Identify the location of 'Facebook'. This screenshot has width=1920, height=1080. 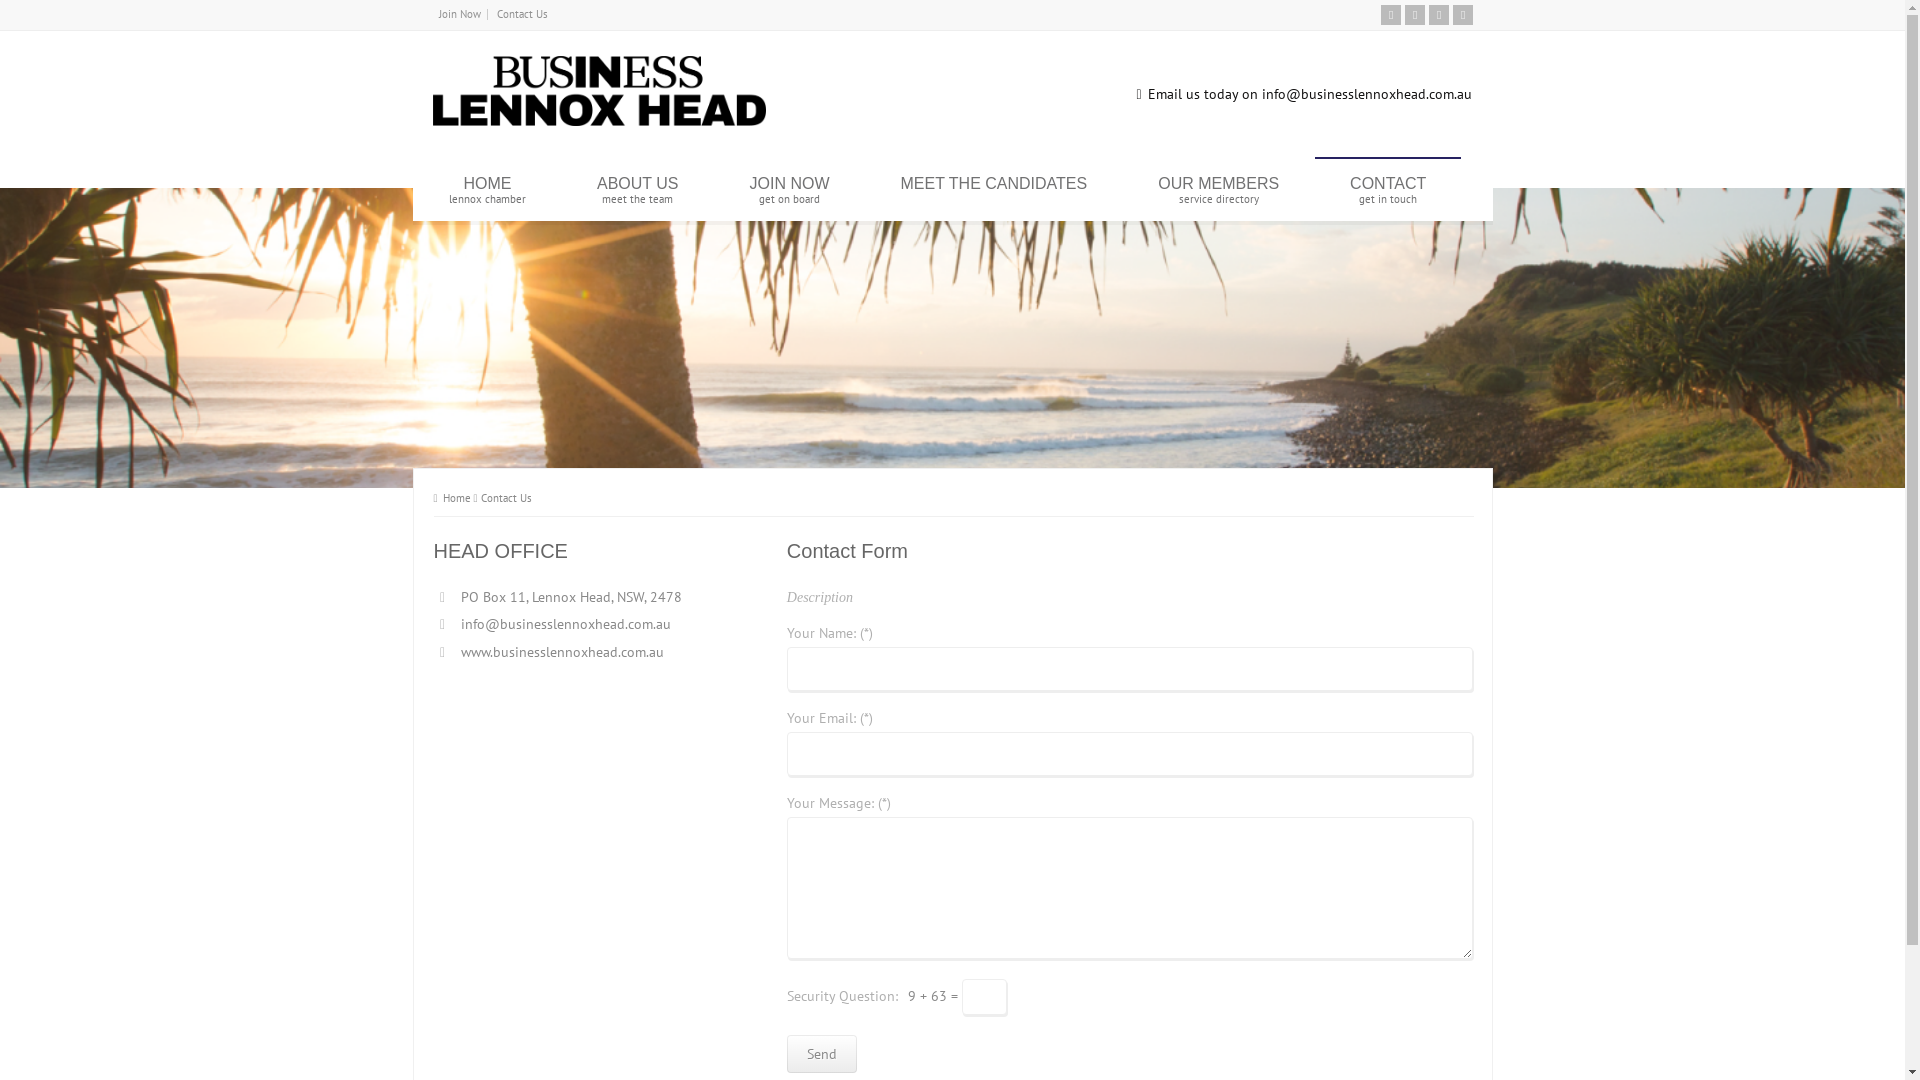
(1437, 15).